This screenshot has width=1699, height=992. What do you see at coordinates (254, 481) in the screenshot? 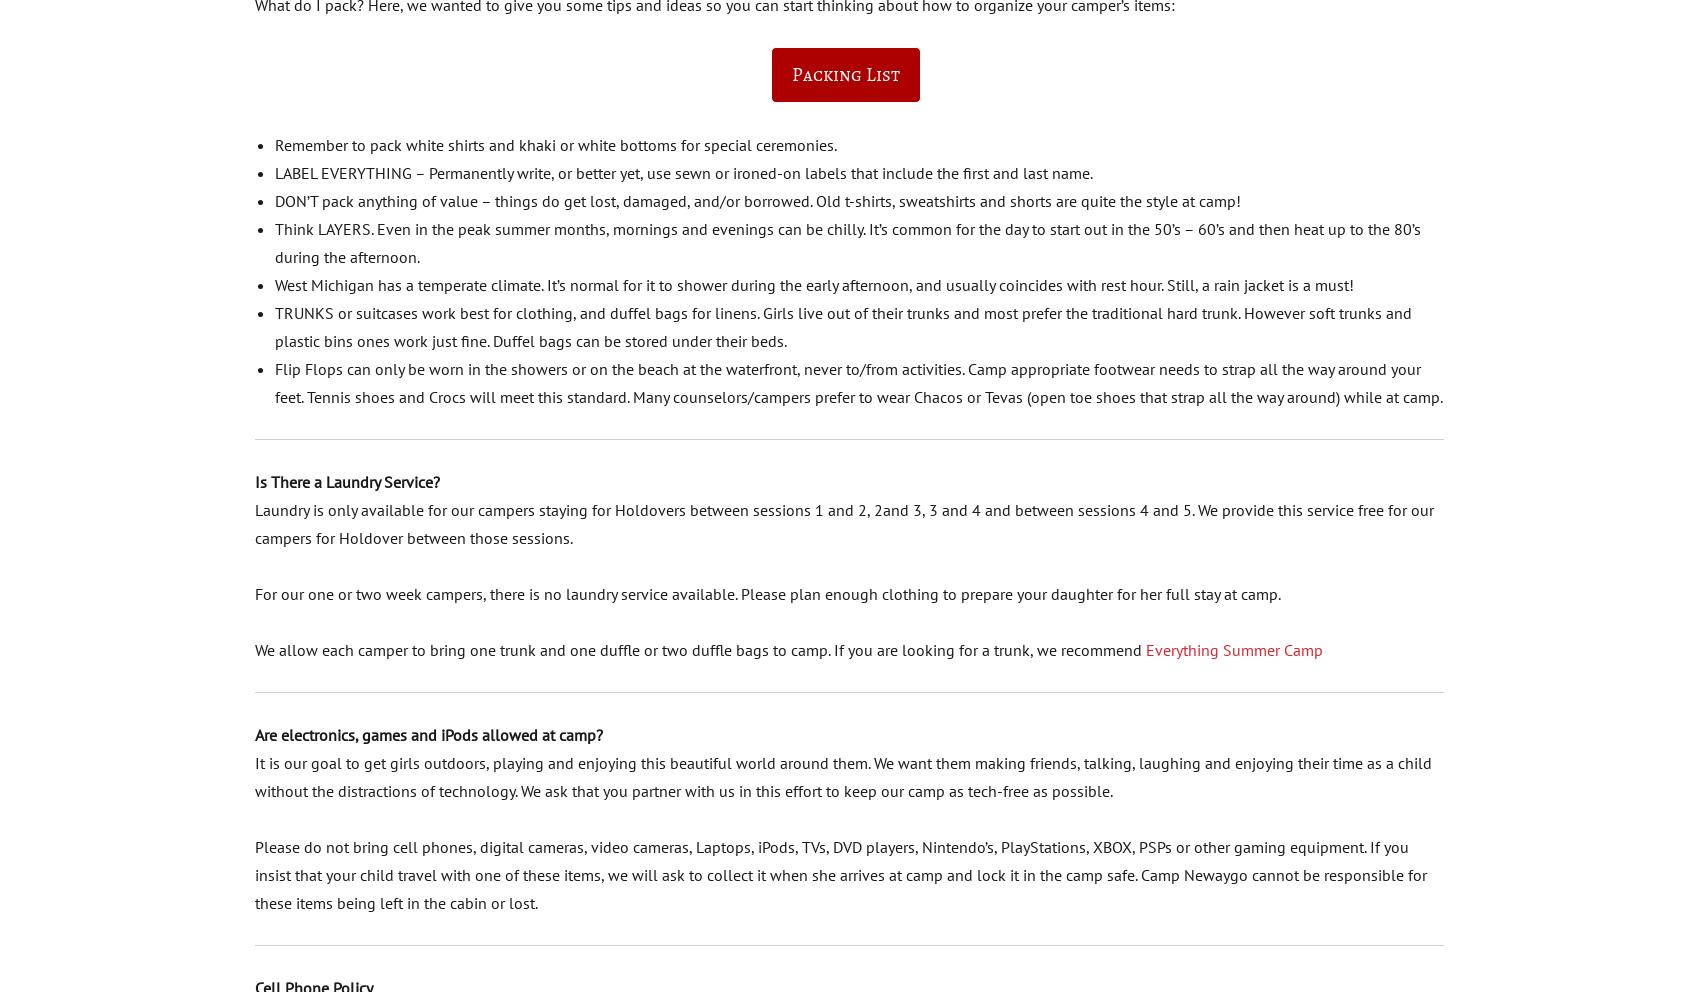
I see `'Is There a Laundry Service?'` at bounding box center [254, 481].